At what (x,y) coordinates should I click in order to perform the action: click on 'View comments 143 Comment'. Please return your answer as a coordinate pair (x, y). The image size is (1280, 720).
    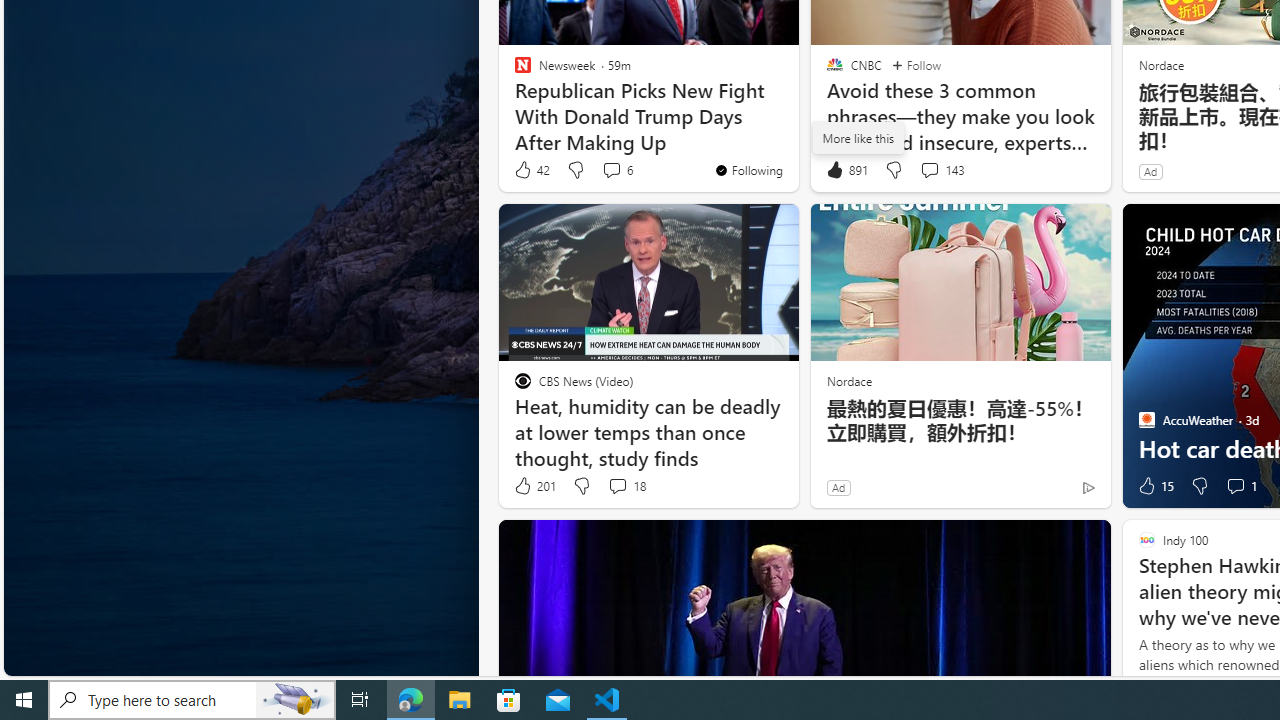
    Looking at the image, I should click on (928, 168).